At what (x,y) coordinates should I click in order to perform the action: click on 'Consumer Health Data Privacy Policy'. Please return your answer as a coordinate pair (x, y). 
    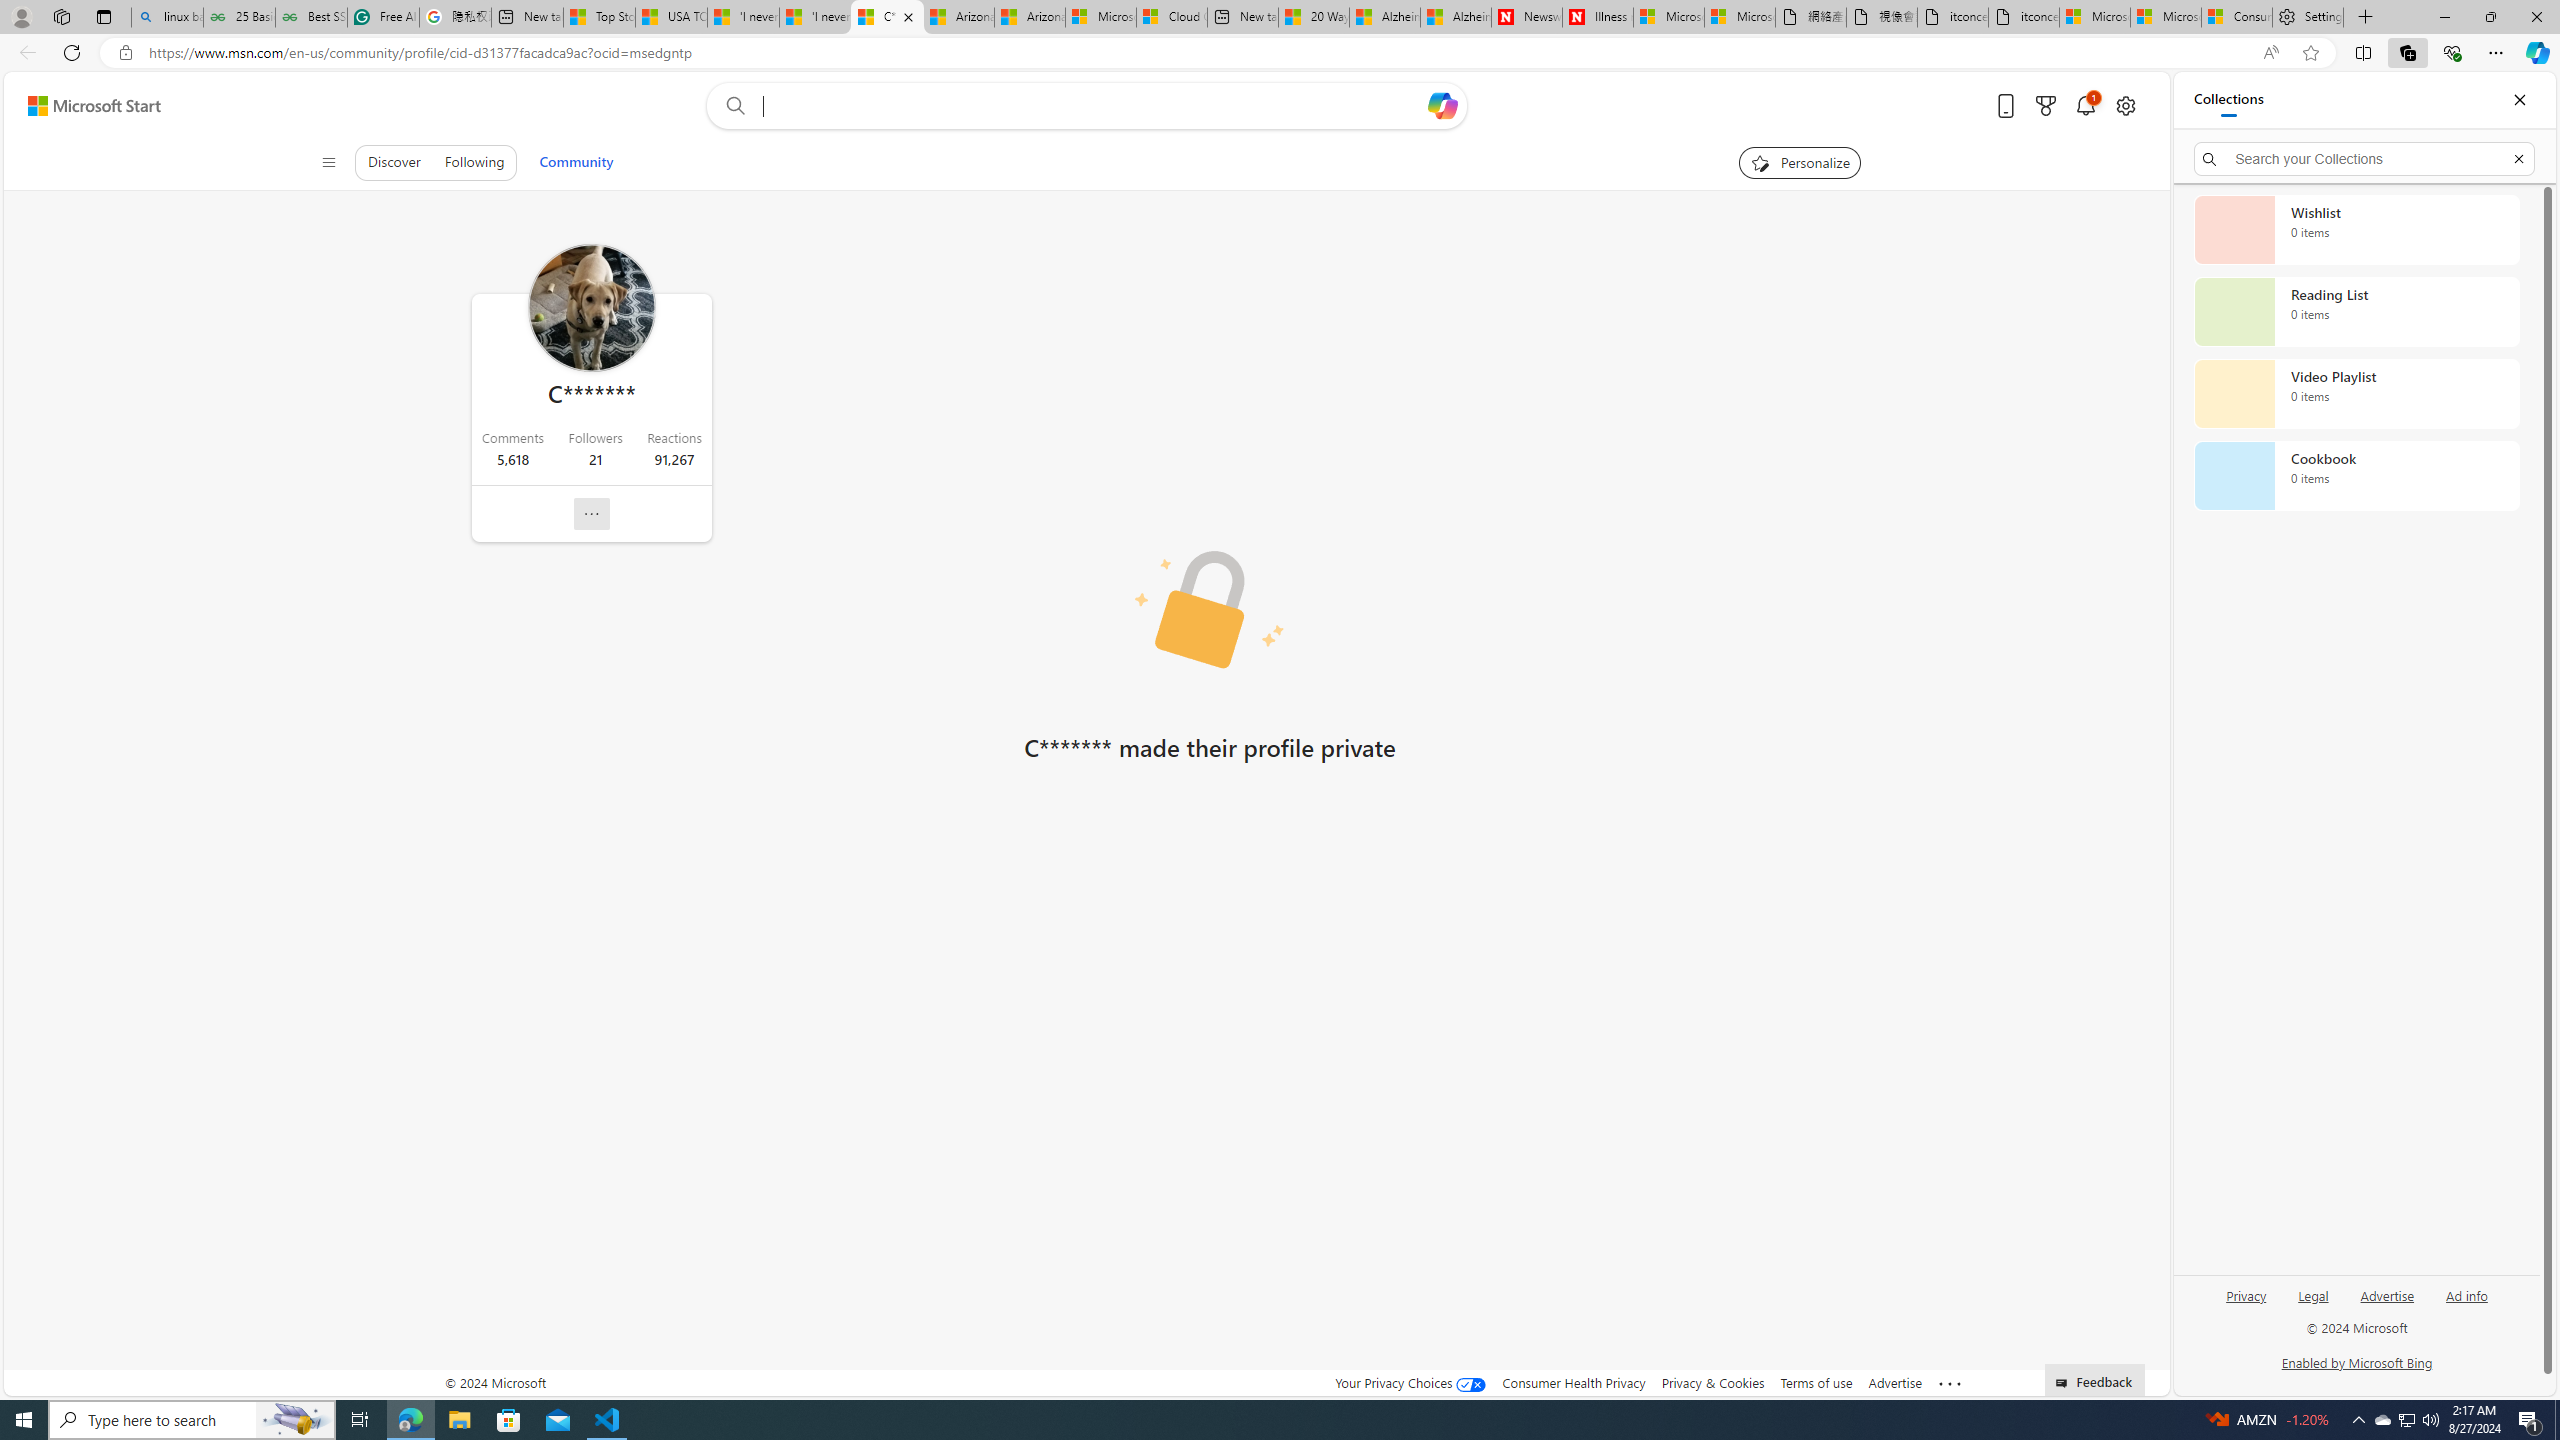
    Looking at the image, I should click on (2237, 16).